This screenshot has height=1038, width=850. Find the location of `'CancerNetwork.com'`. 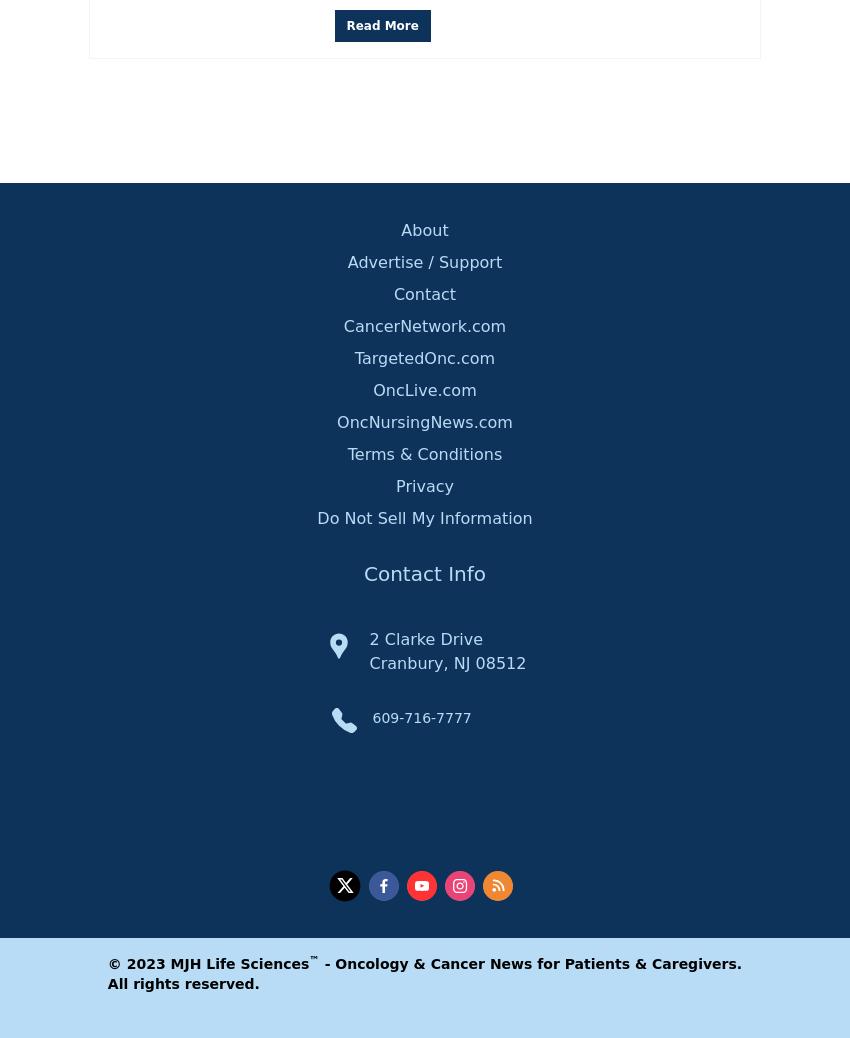

'CancerNetwork.com' is located at coordinates (424, 325).